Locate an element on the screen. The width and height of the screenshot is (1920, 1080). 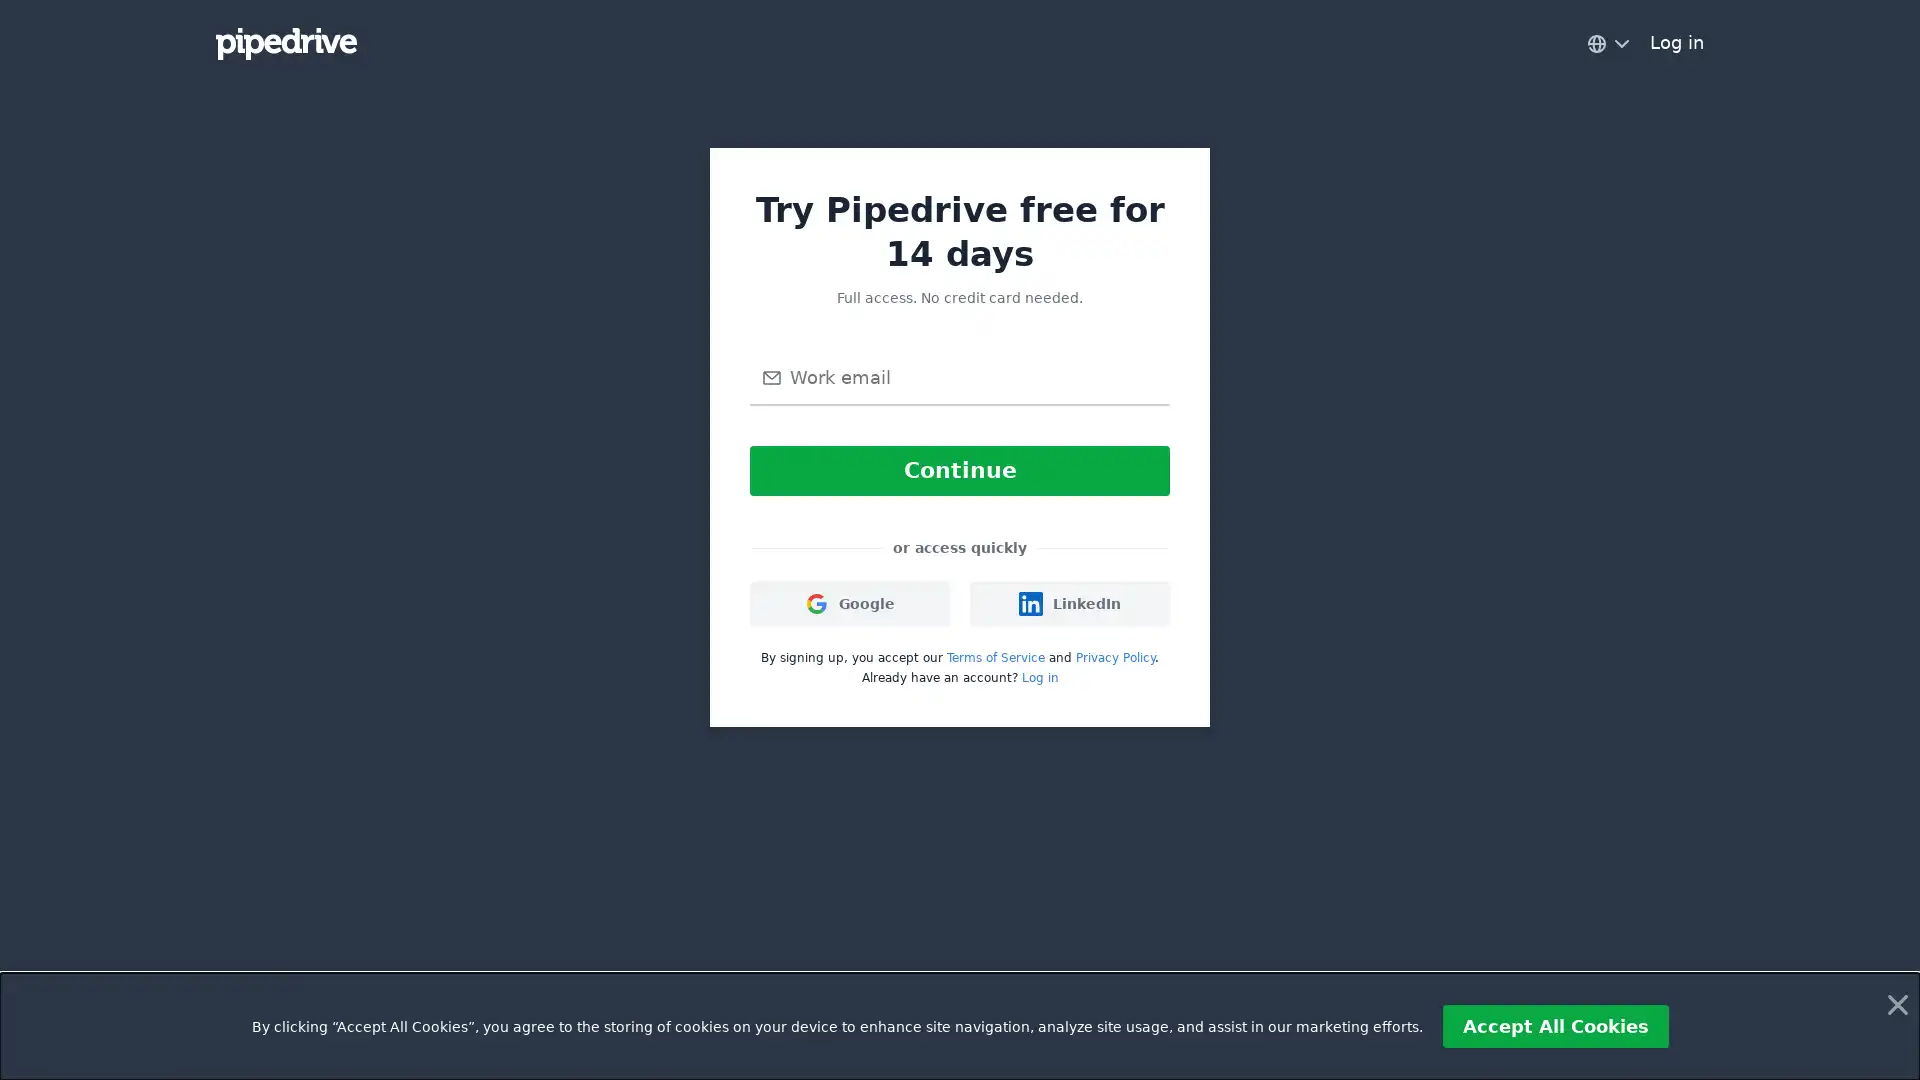
Accept All Cookies is located at coordinates (1554, 1026).